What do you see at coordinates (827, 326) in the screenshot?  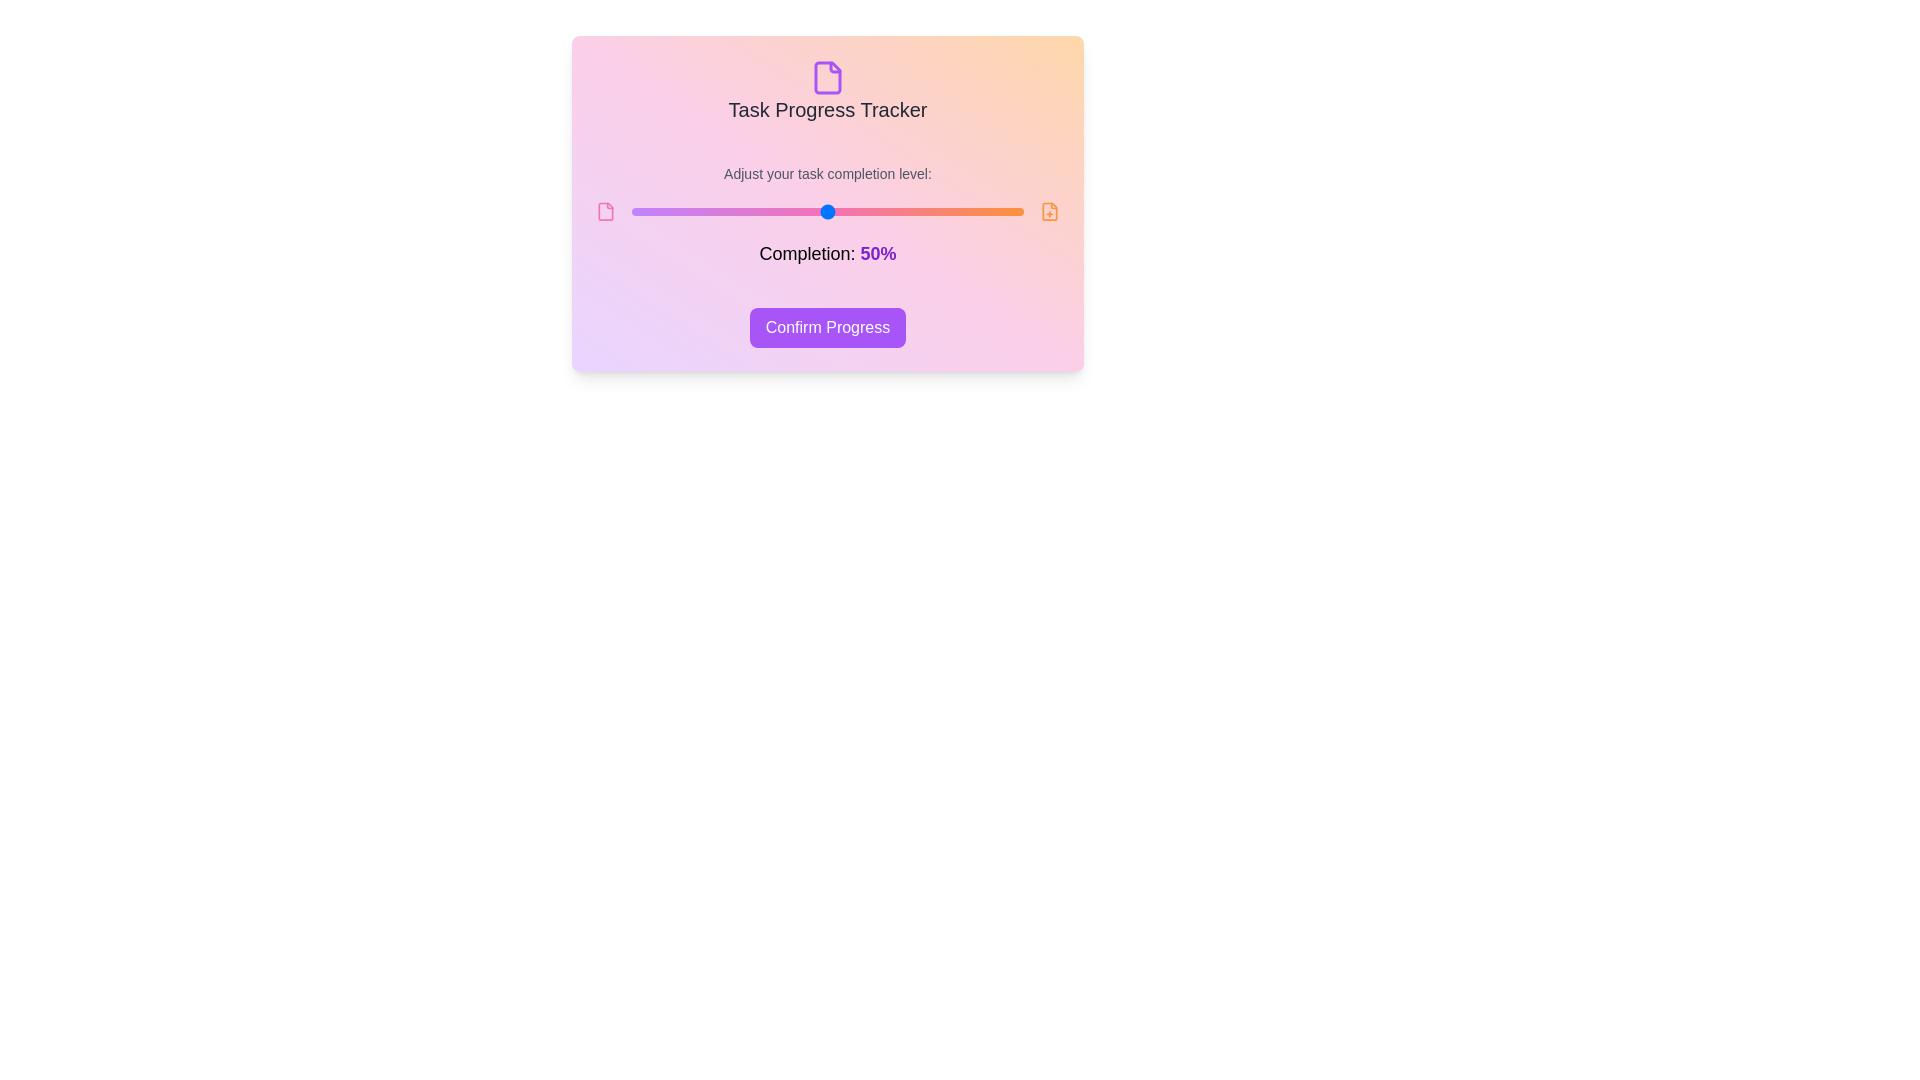 I see `'Confirm Progress' button to confirm the current task progress` at bounding box center [827, 326].